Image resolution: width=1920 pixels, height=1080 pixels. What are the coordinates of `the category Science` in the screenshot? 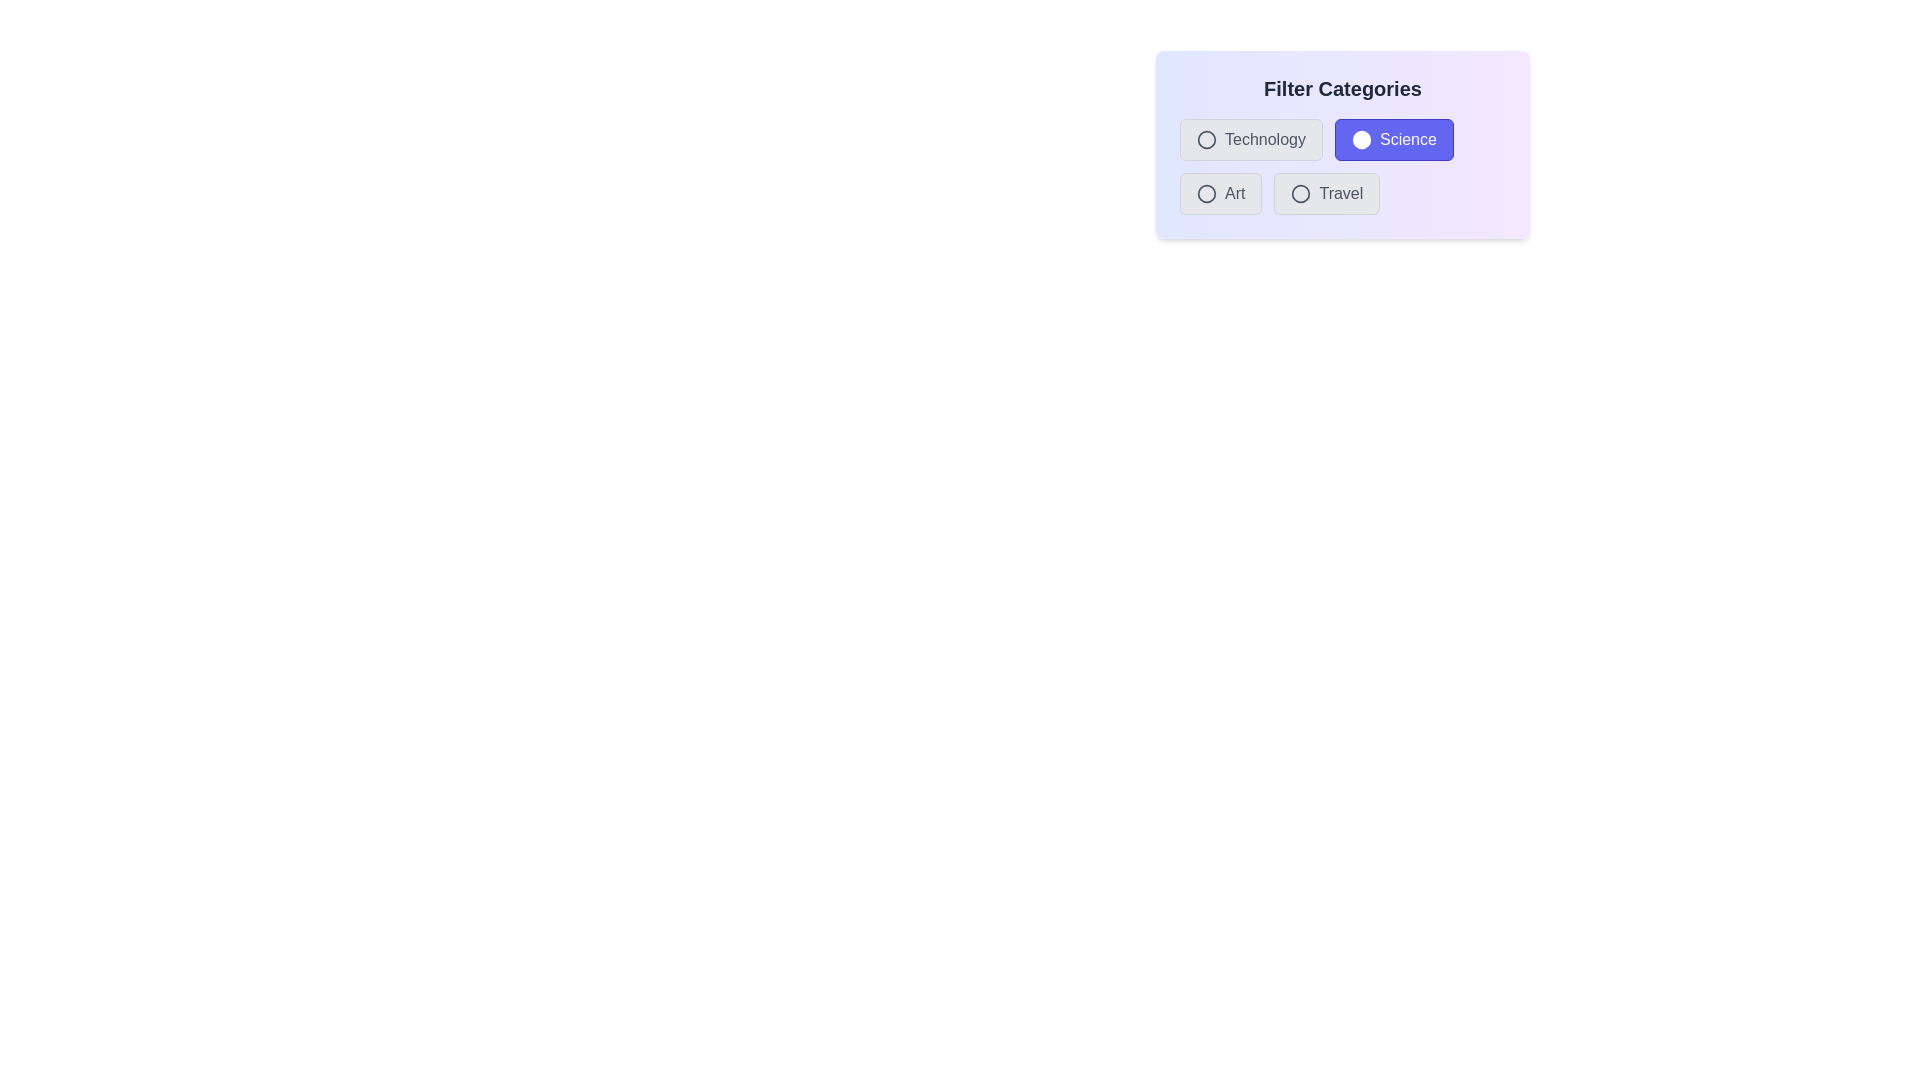 It's located at (1360, 138).